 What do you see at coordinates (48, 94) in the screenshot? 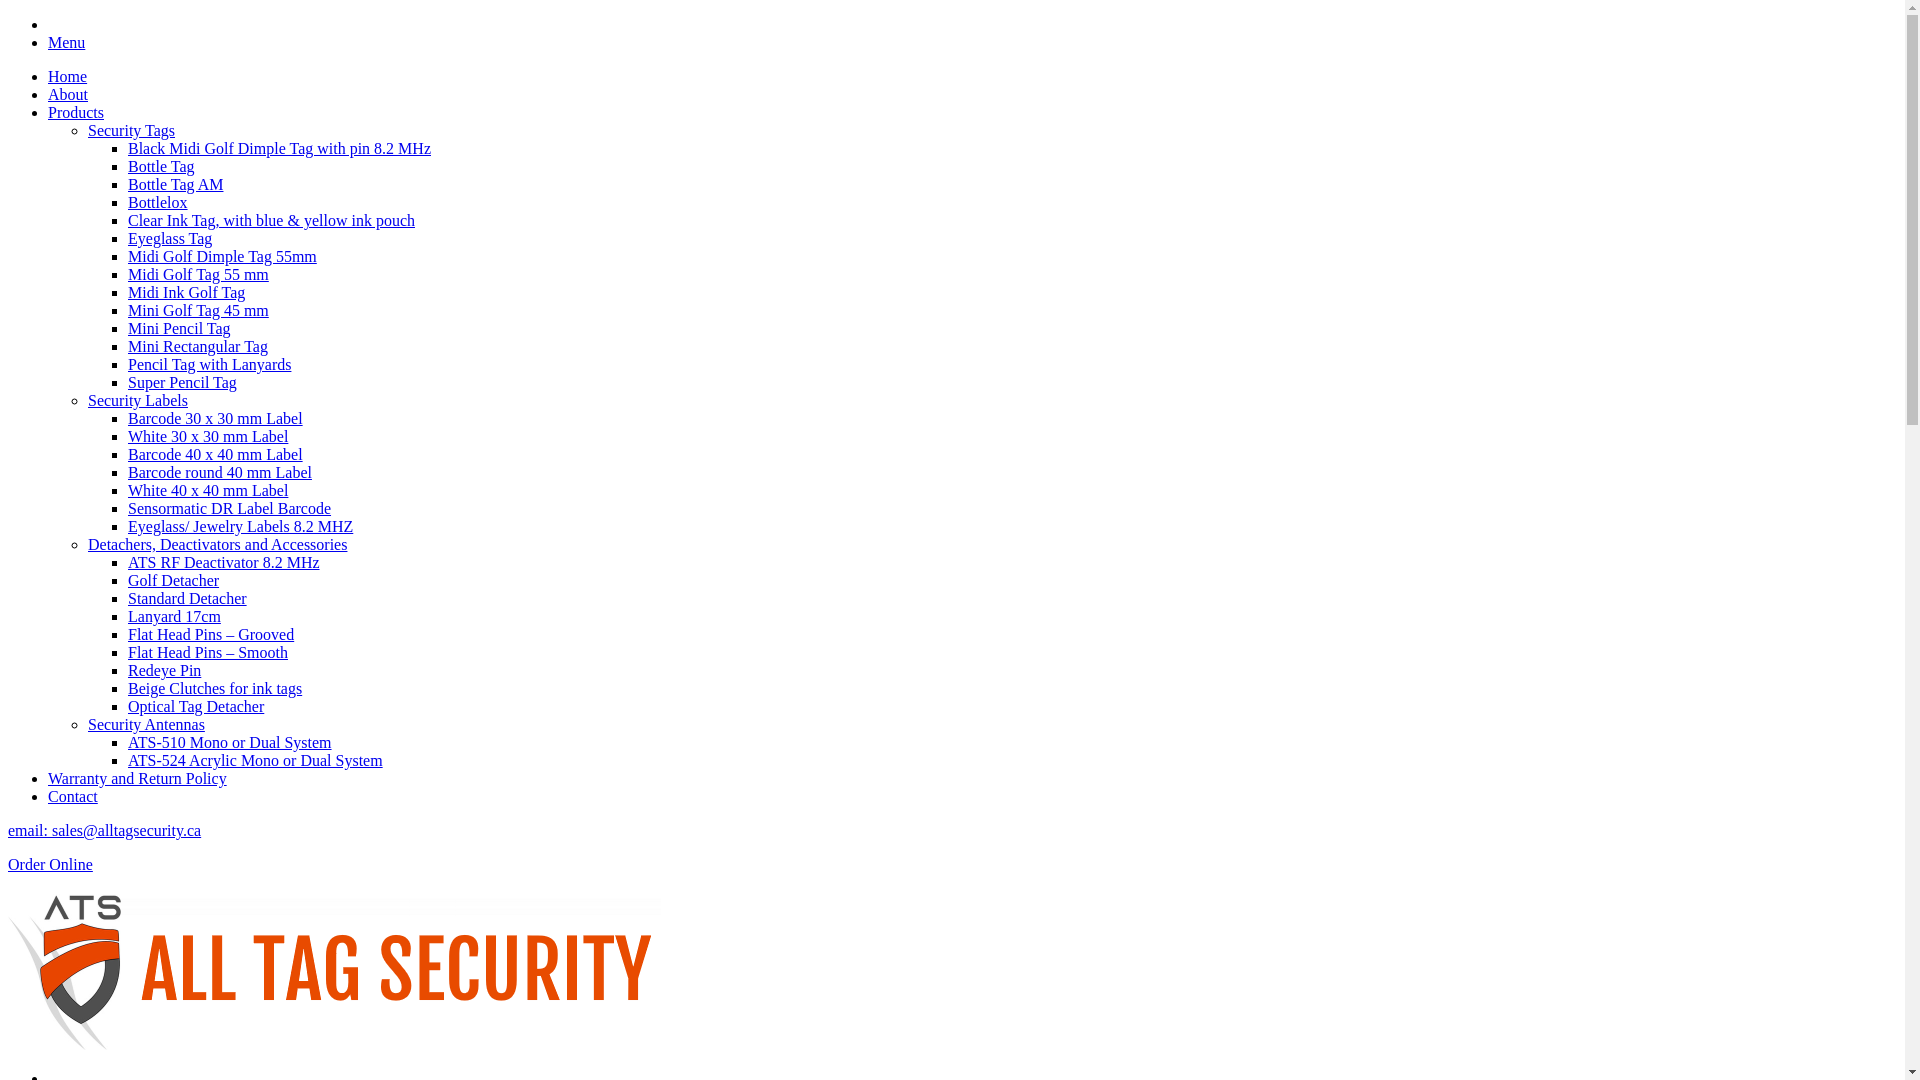
I see `'About'` at bounding box center [48, 94].